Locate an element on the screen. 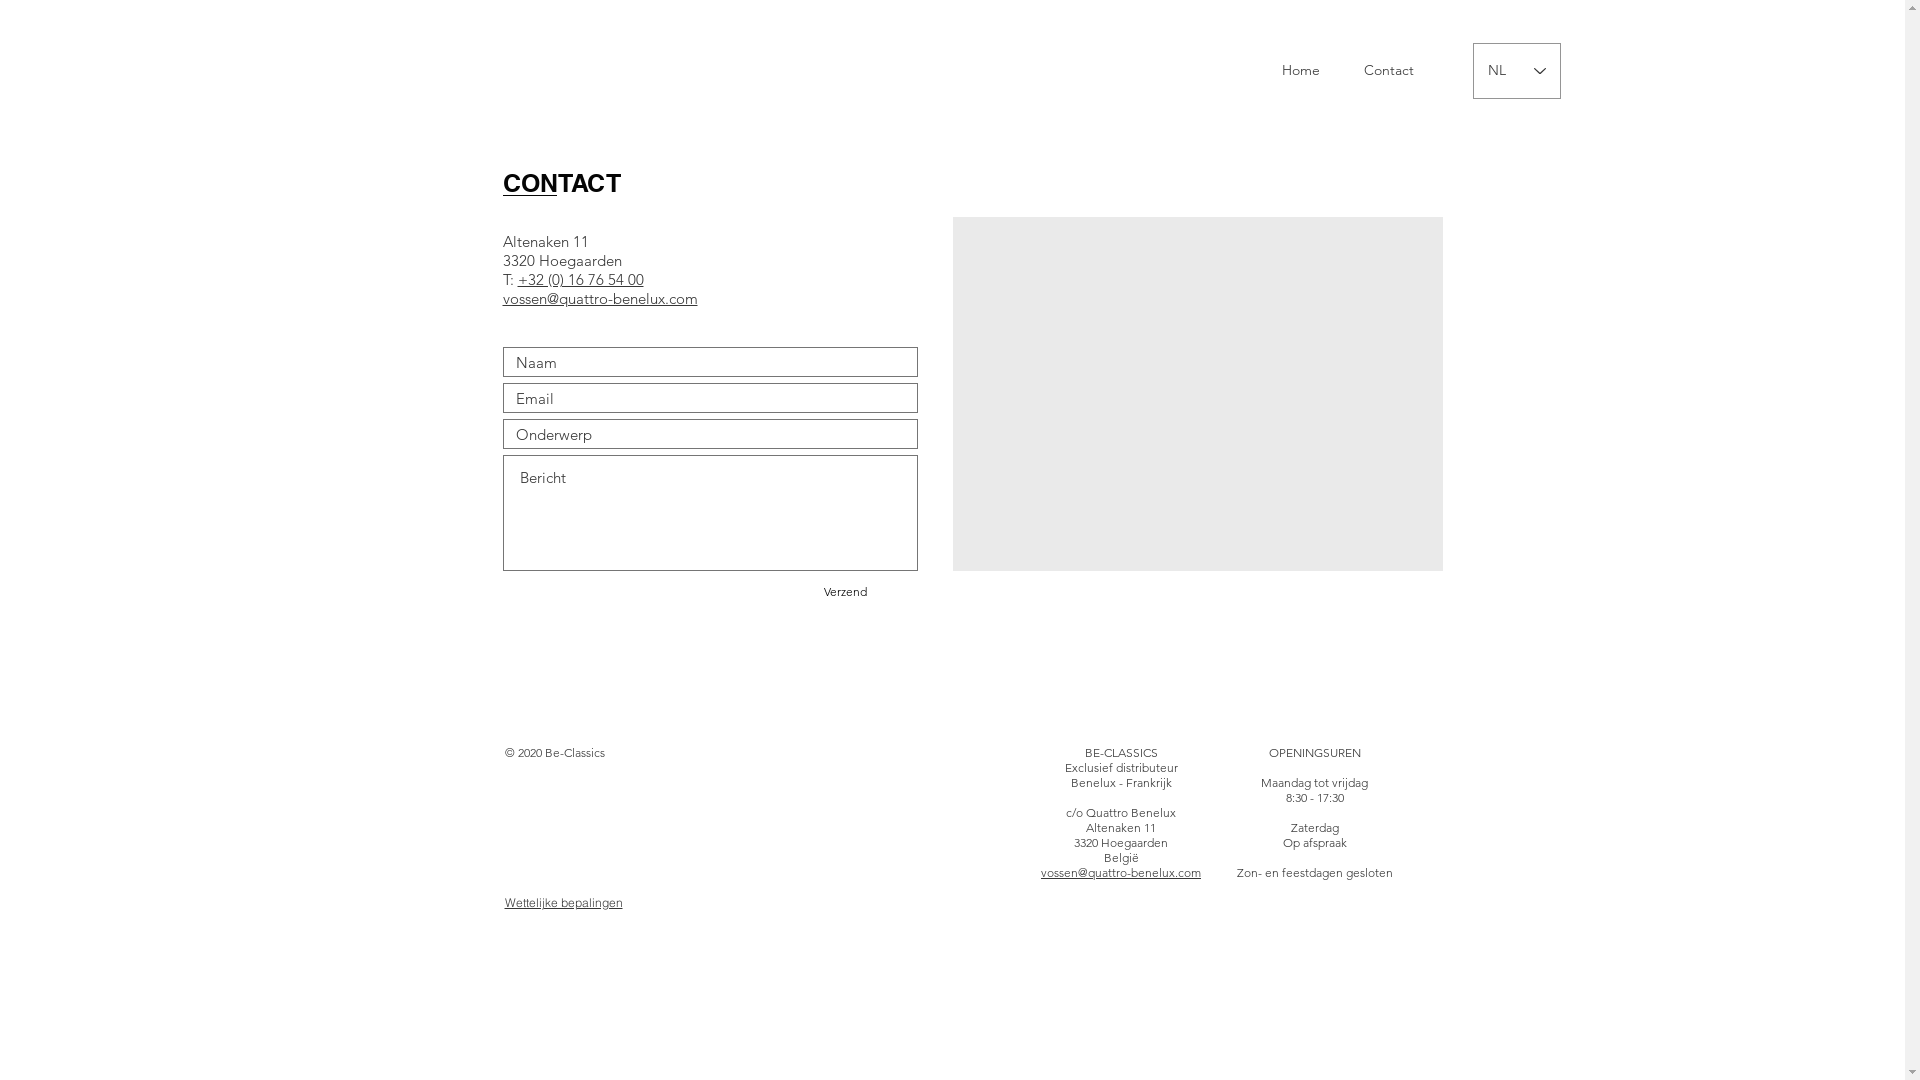 This screenshot has height=1080, width=1920. 'Wettelijke bepalingen' is located at coordinates (561, 902).